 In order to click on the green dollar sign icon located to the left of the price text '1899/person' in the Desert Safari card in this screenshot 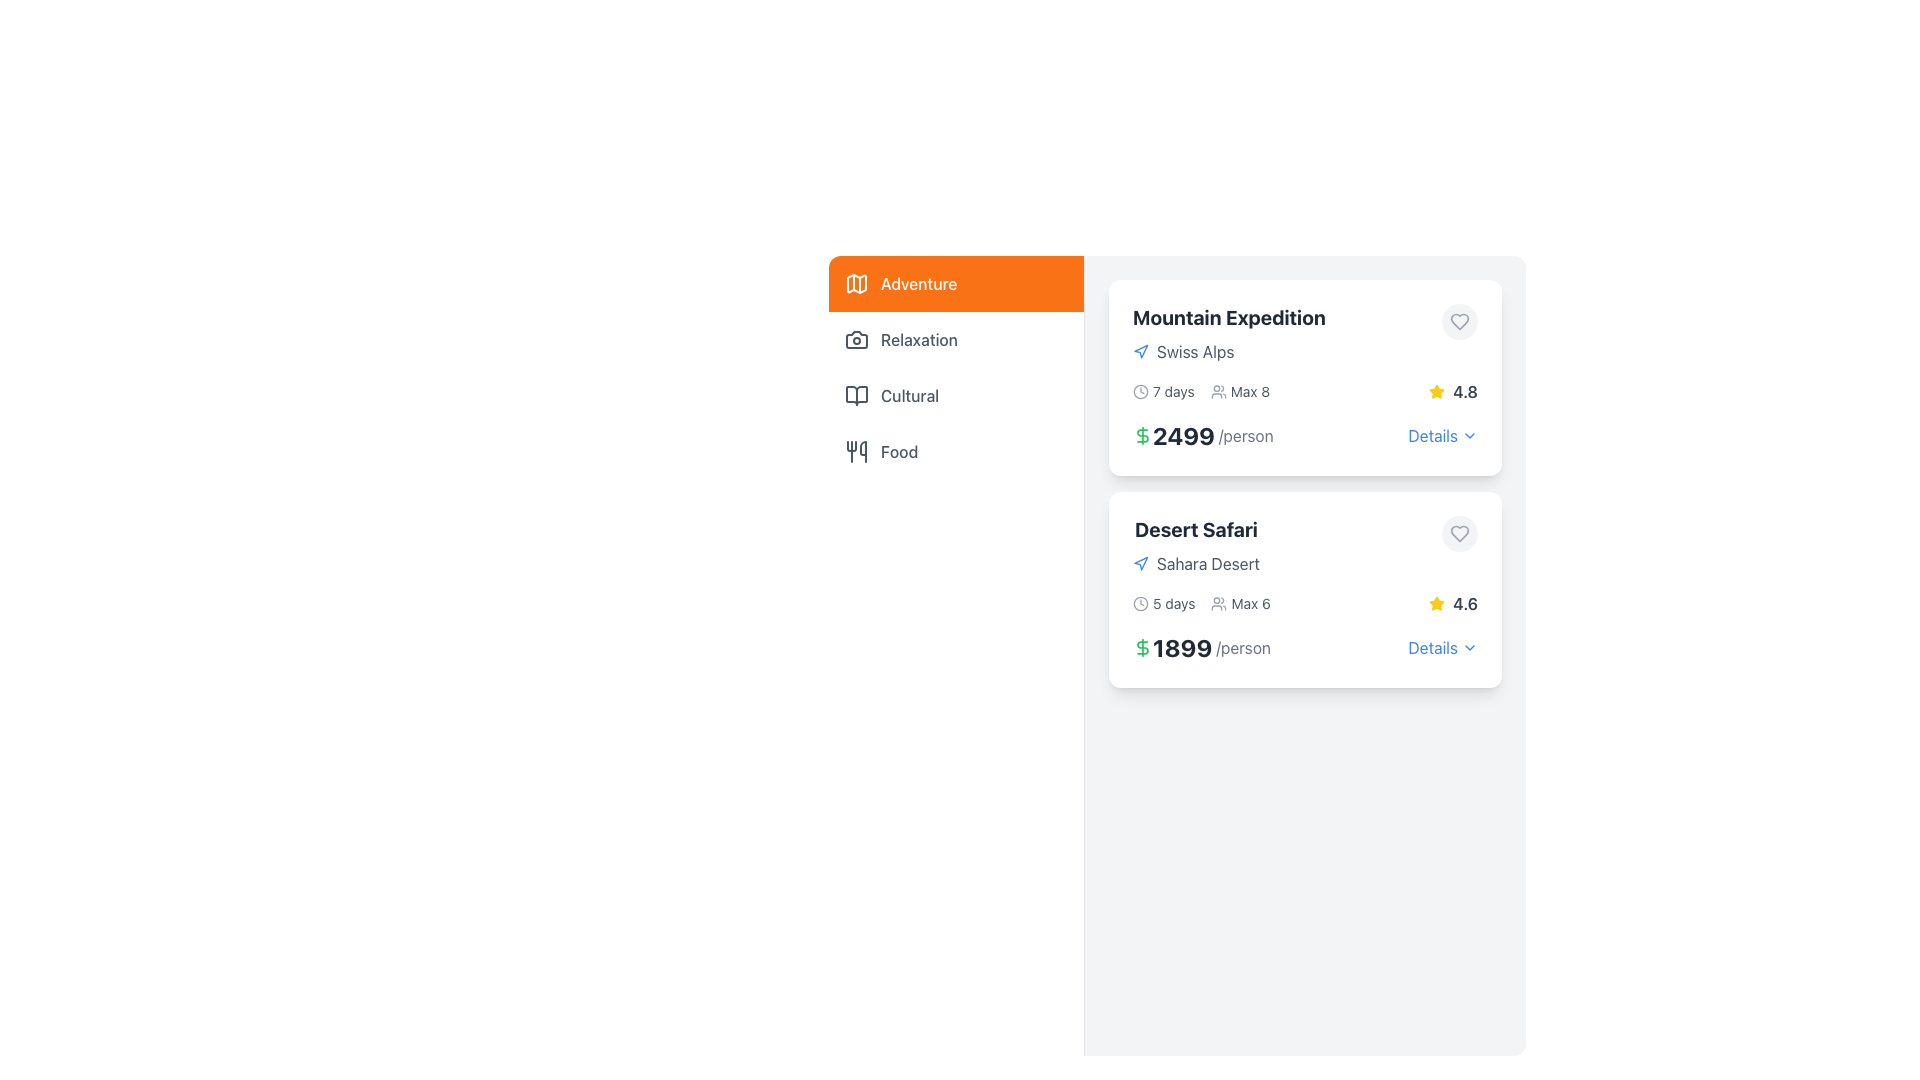, I will do `click(1142, 648)`.